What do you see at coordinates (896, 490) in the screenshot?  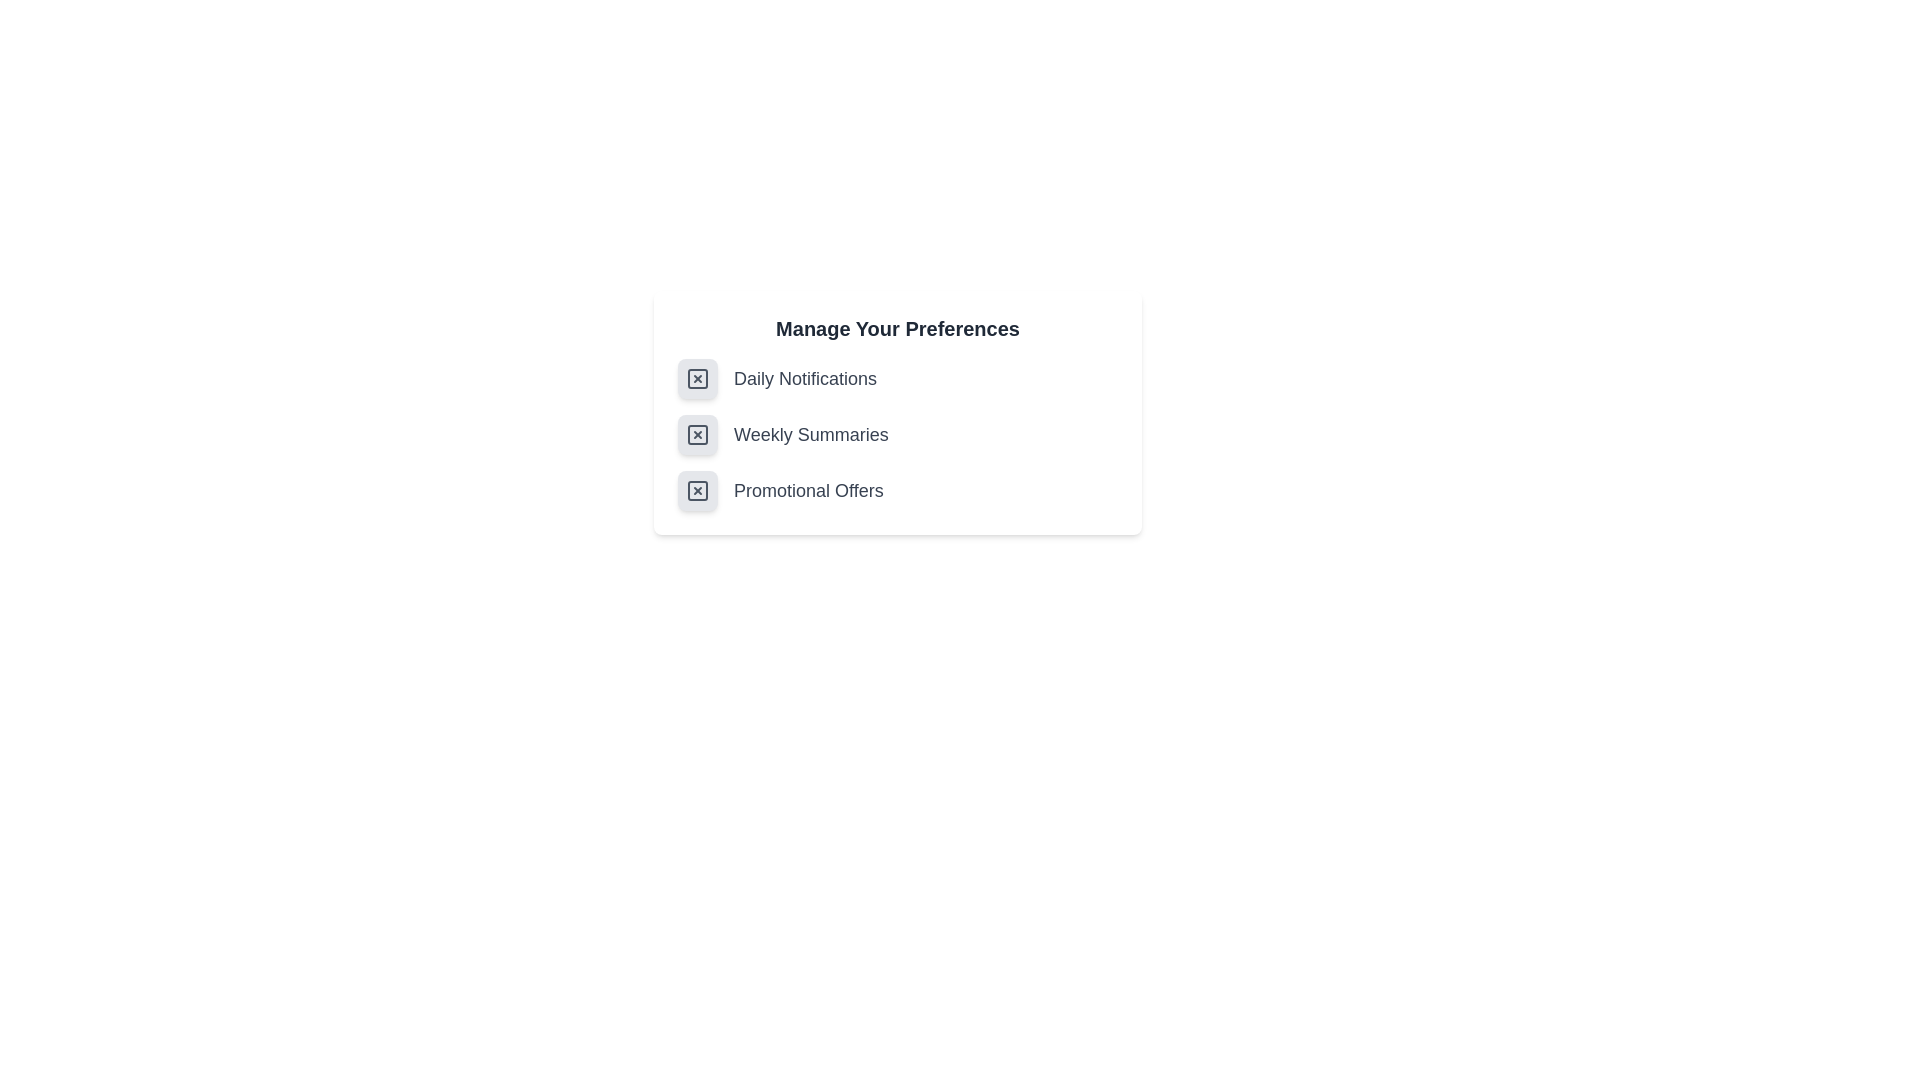 I see `the third list item in the 'Manage Your Preferences' section` at bounding box center [896, 490].